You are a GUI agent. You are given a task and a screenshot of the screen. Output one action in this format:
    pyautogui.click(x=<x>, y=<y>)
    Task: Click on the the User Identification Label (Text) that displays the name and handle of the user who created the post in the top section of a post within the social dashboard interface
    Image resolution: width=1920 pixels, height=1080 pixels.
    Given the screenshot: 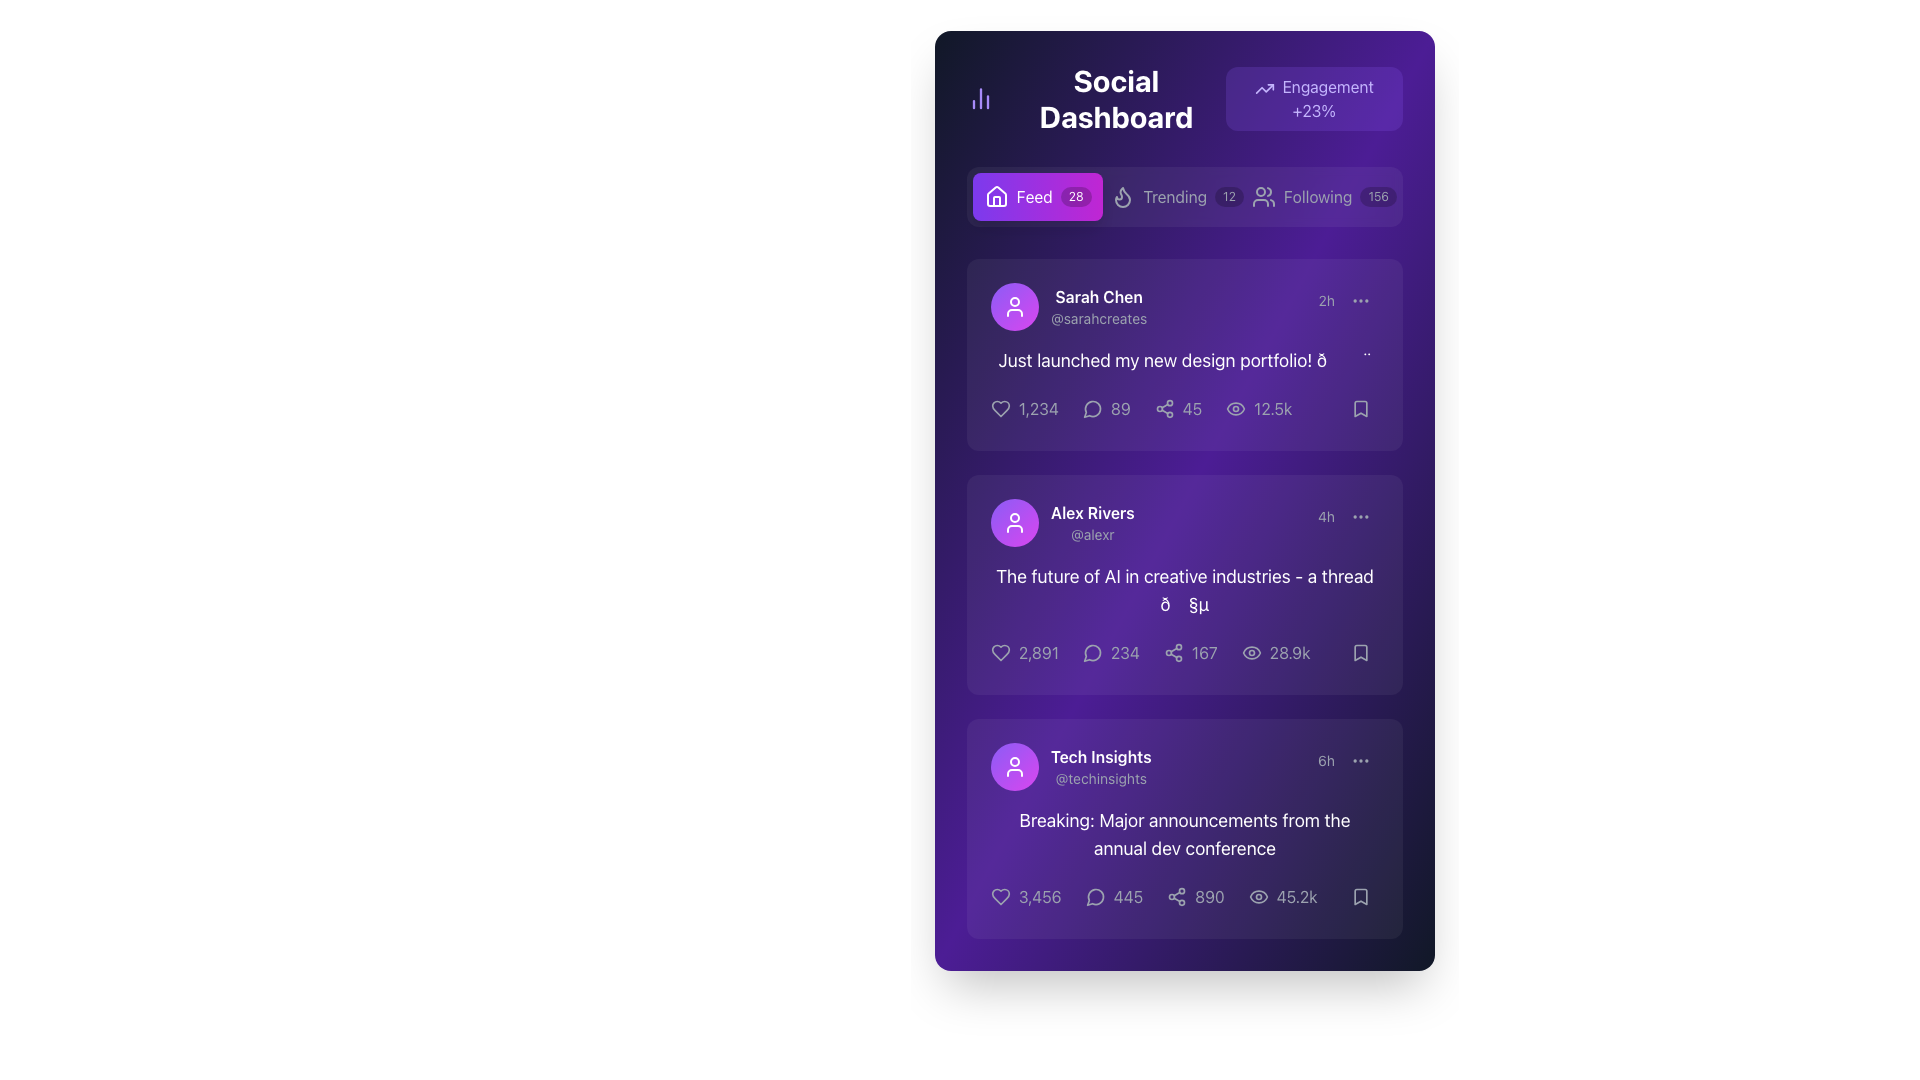 What is the action you would take?
    pyautogui.click(x=1098, y=307)
    